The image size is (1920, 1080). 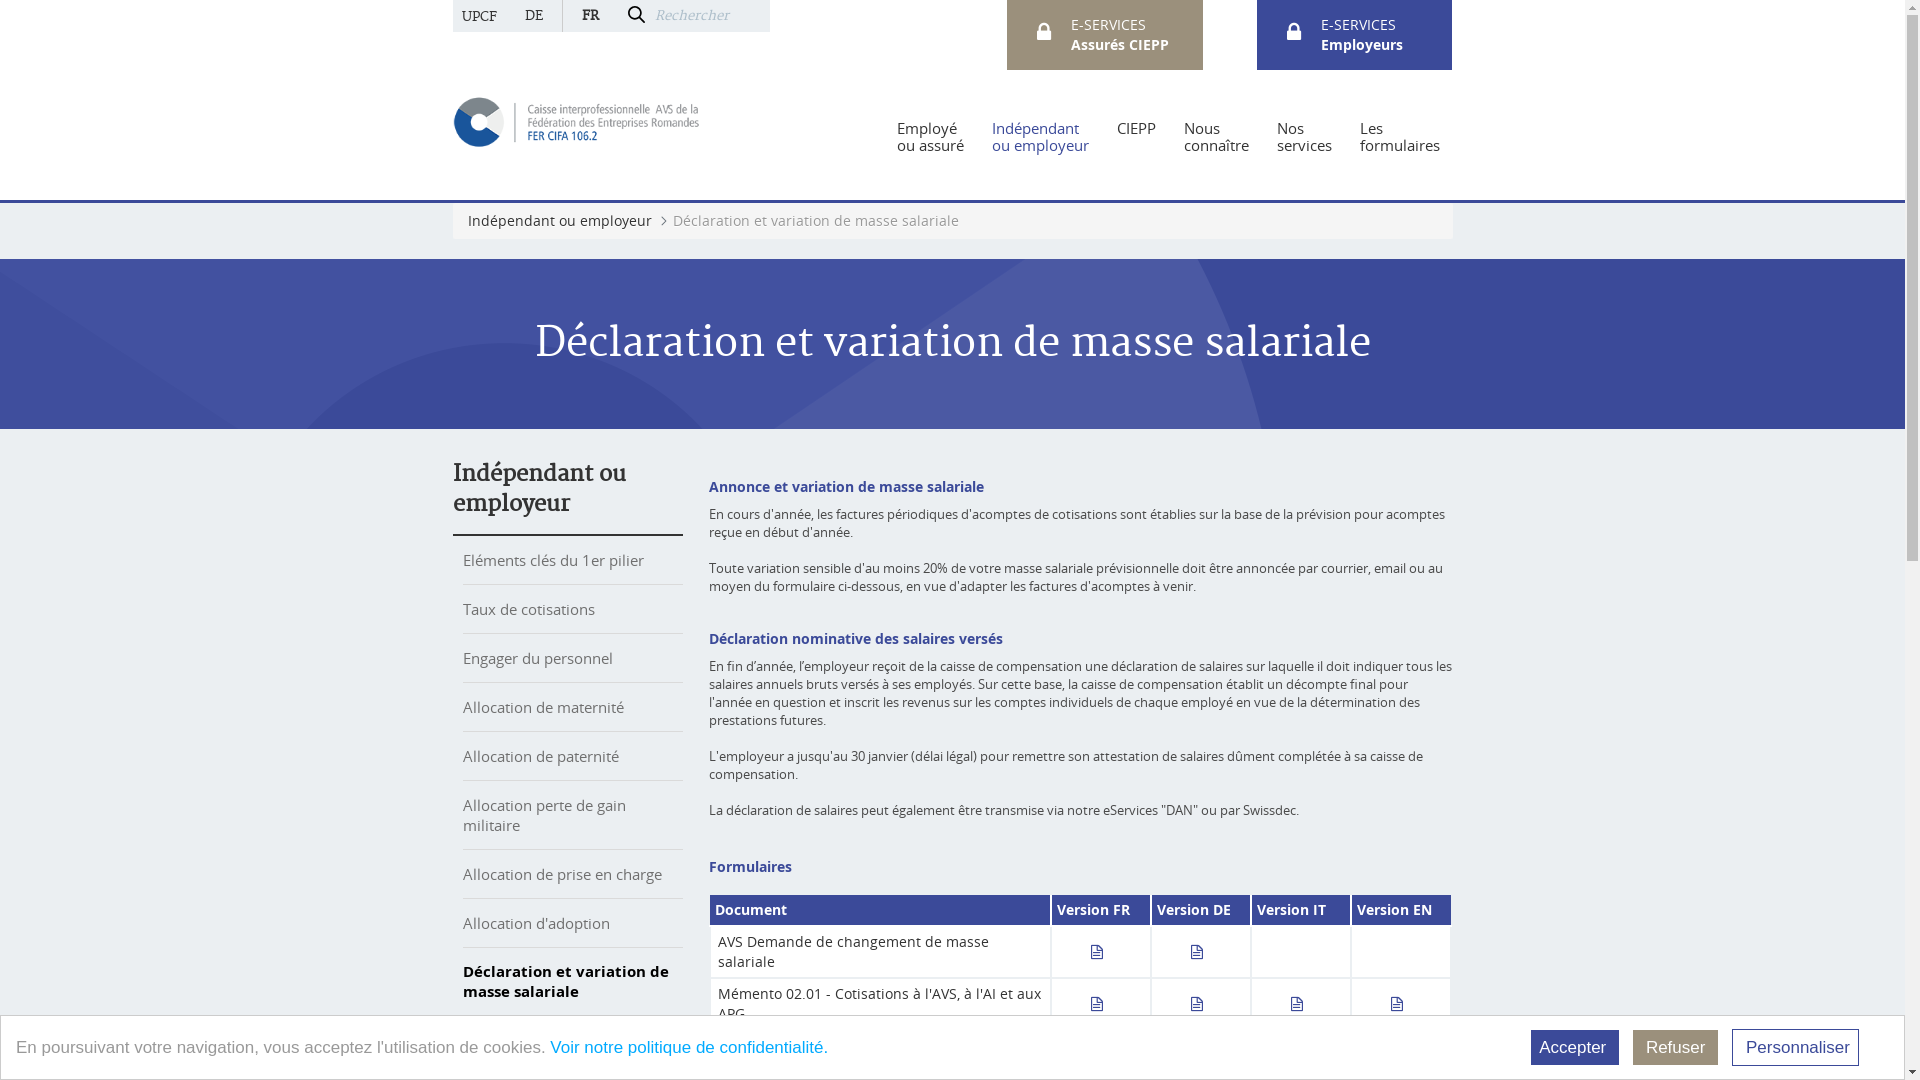 What do you see at coordinates (477, 15) in the screenshot?
I see `'UPCF'` at bounding box center [477, 15].